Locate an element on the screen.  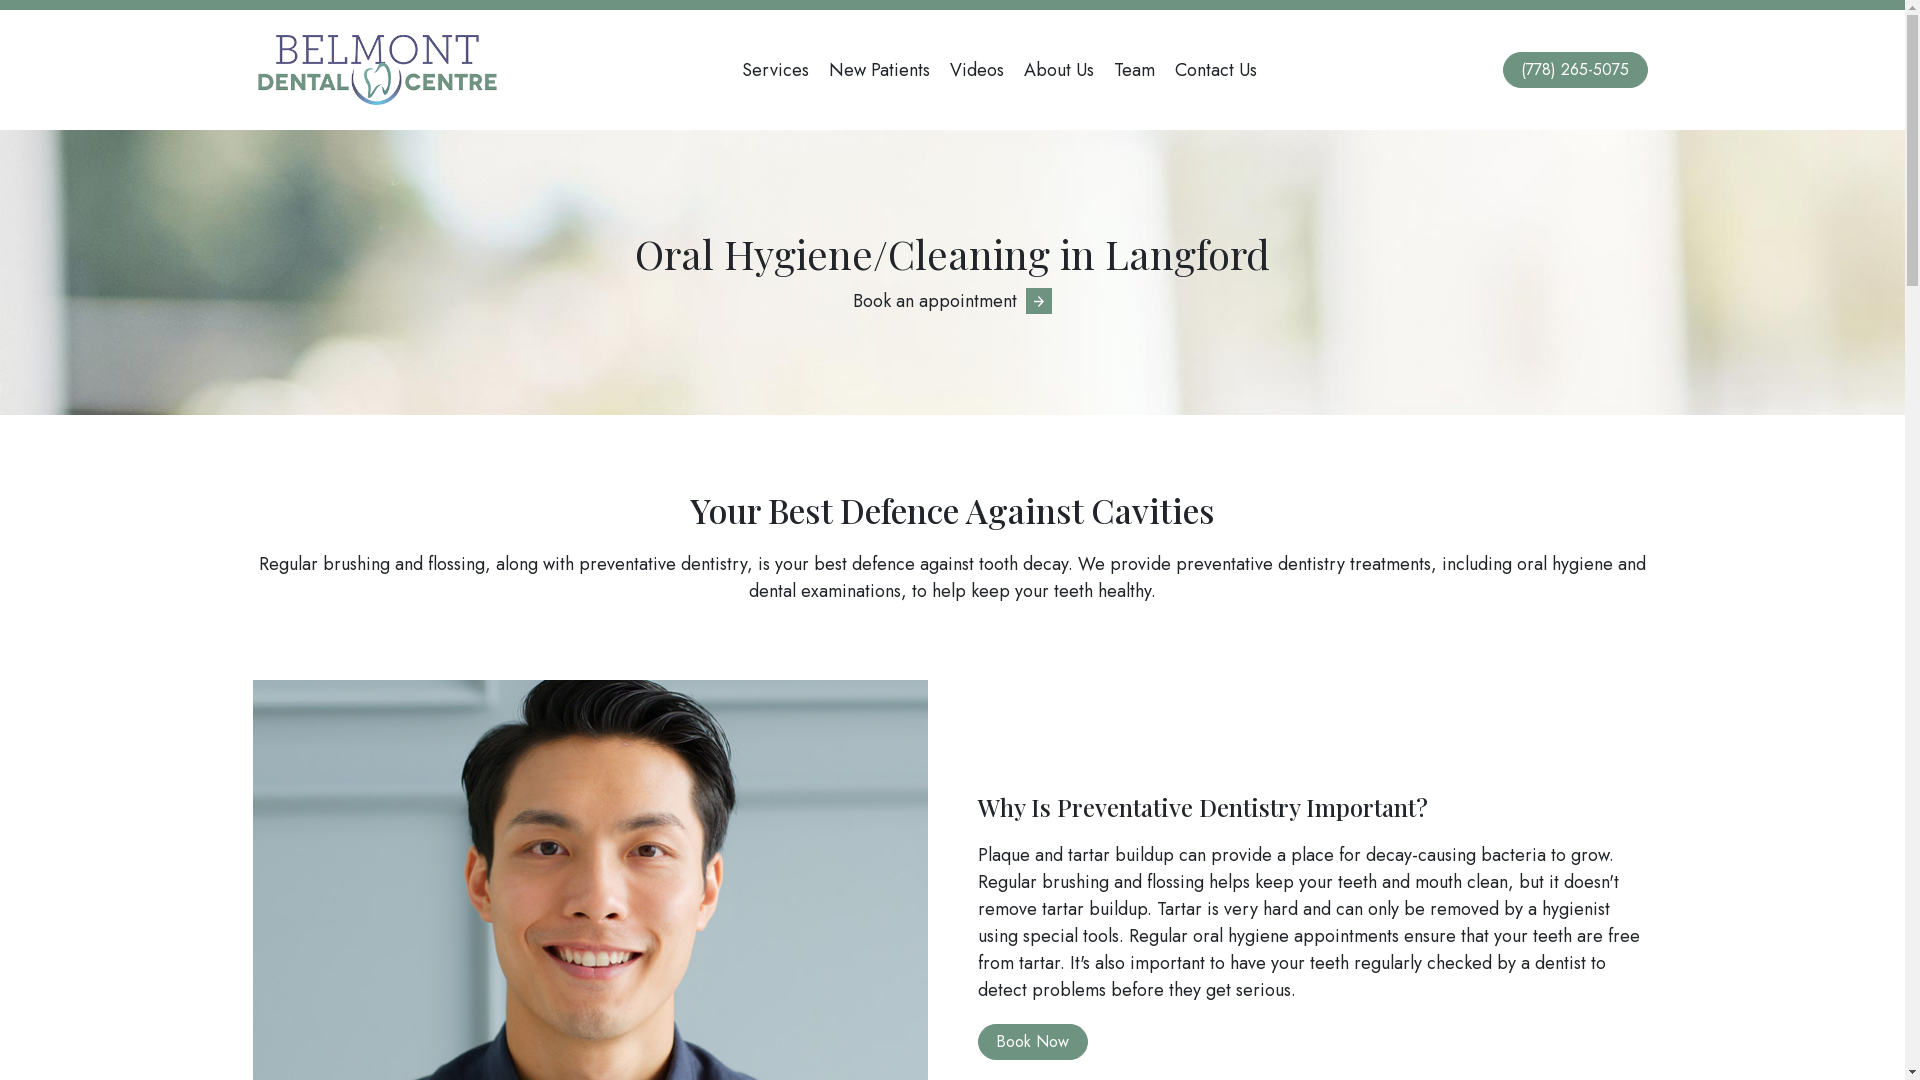
'Videos' is located at coordinates (977, 69).